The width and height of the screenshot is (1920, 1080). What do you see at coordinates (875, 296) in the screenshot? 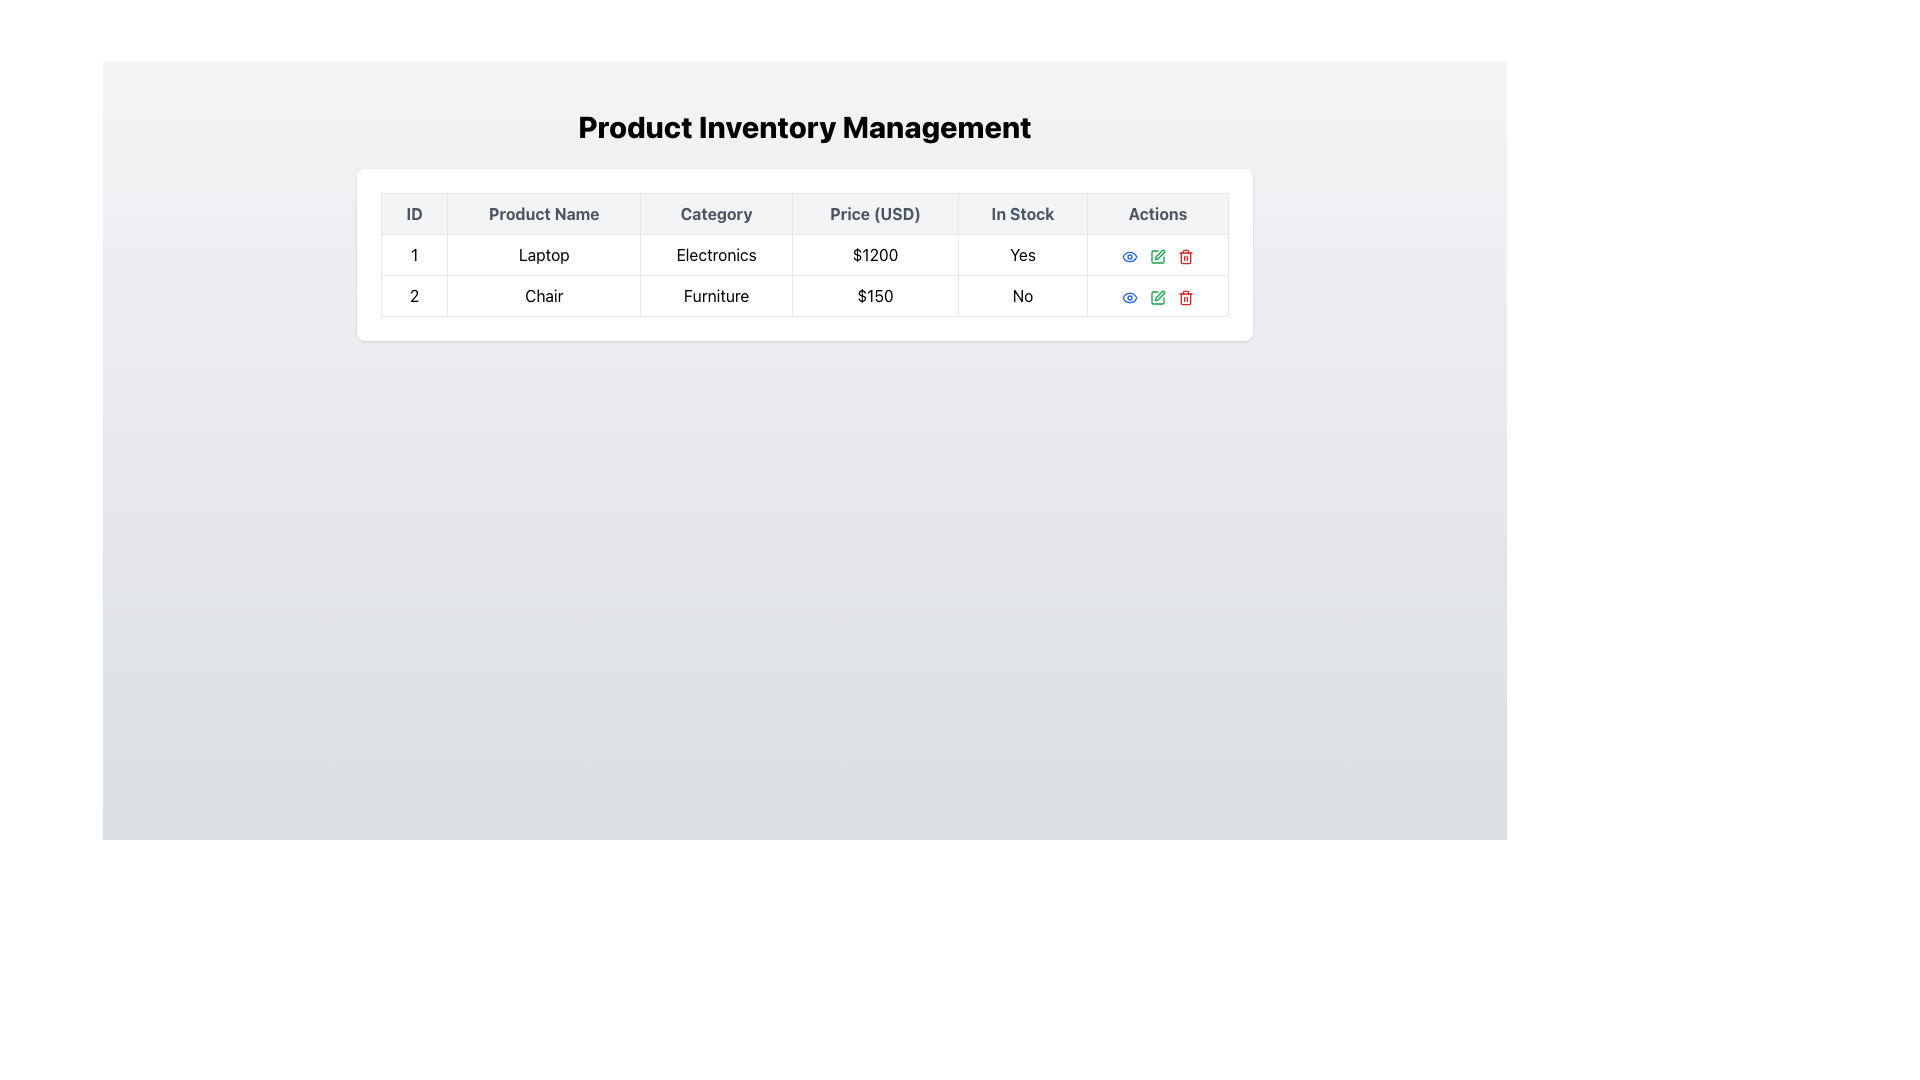
I see `the text field displaying the value '$150' located in the fourth column of the second row in a table, which is preceded by 'Furniture' and followed by 'No'` at bounding box center [875, 296].